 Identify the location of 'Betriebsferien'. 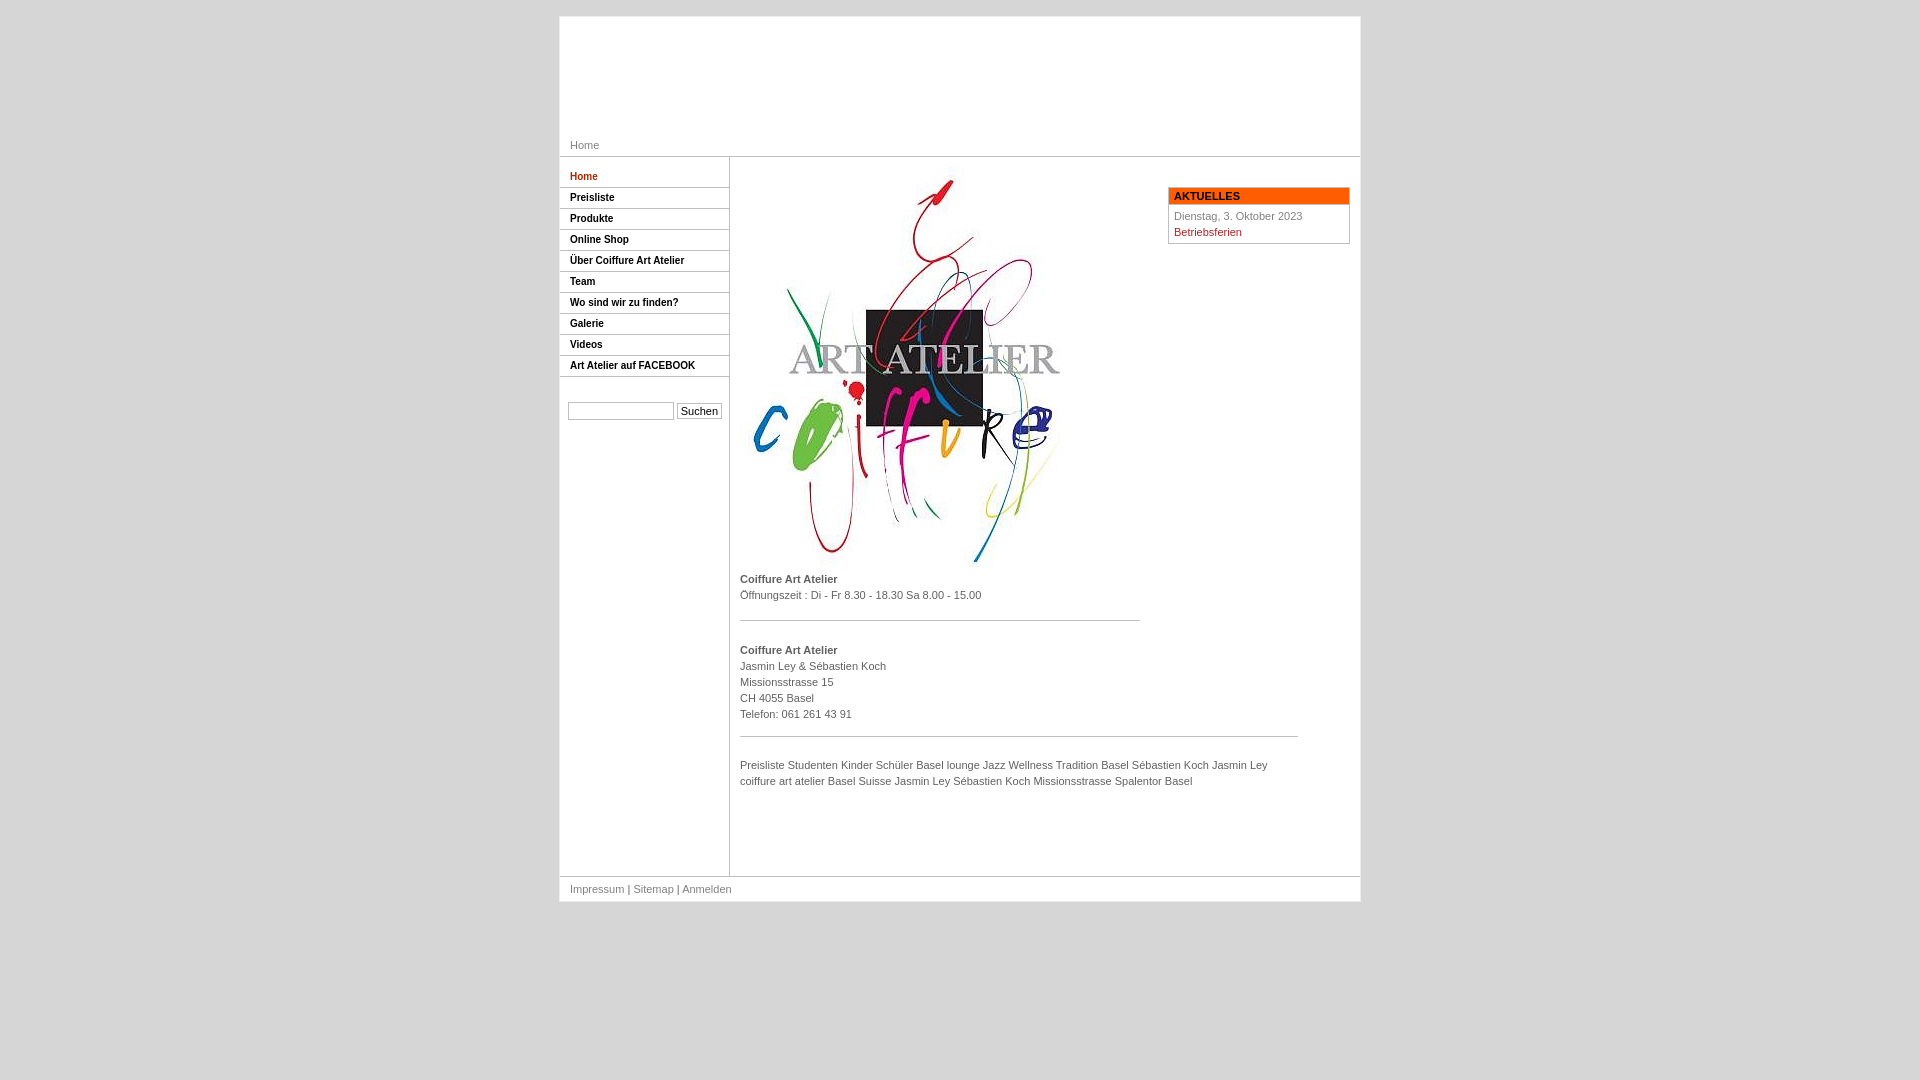
(1207, 230).